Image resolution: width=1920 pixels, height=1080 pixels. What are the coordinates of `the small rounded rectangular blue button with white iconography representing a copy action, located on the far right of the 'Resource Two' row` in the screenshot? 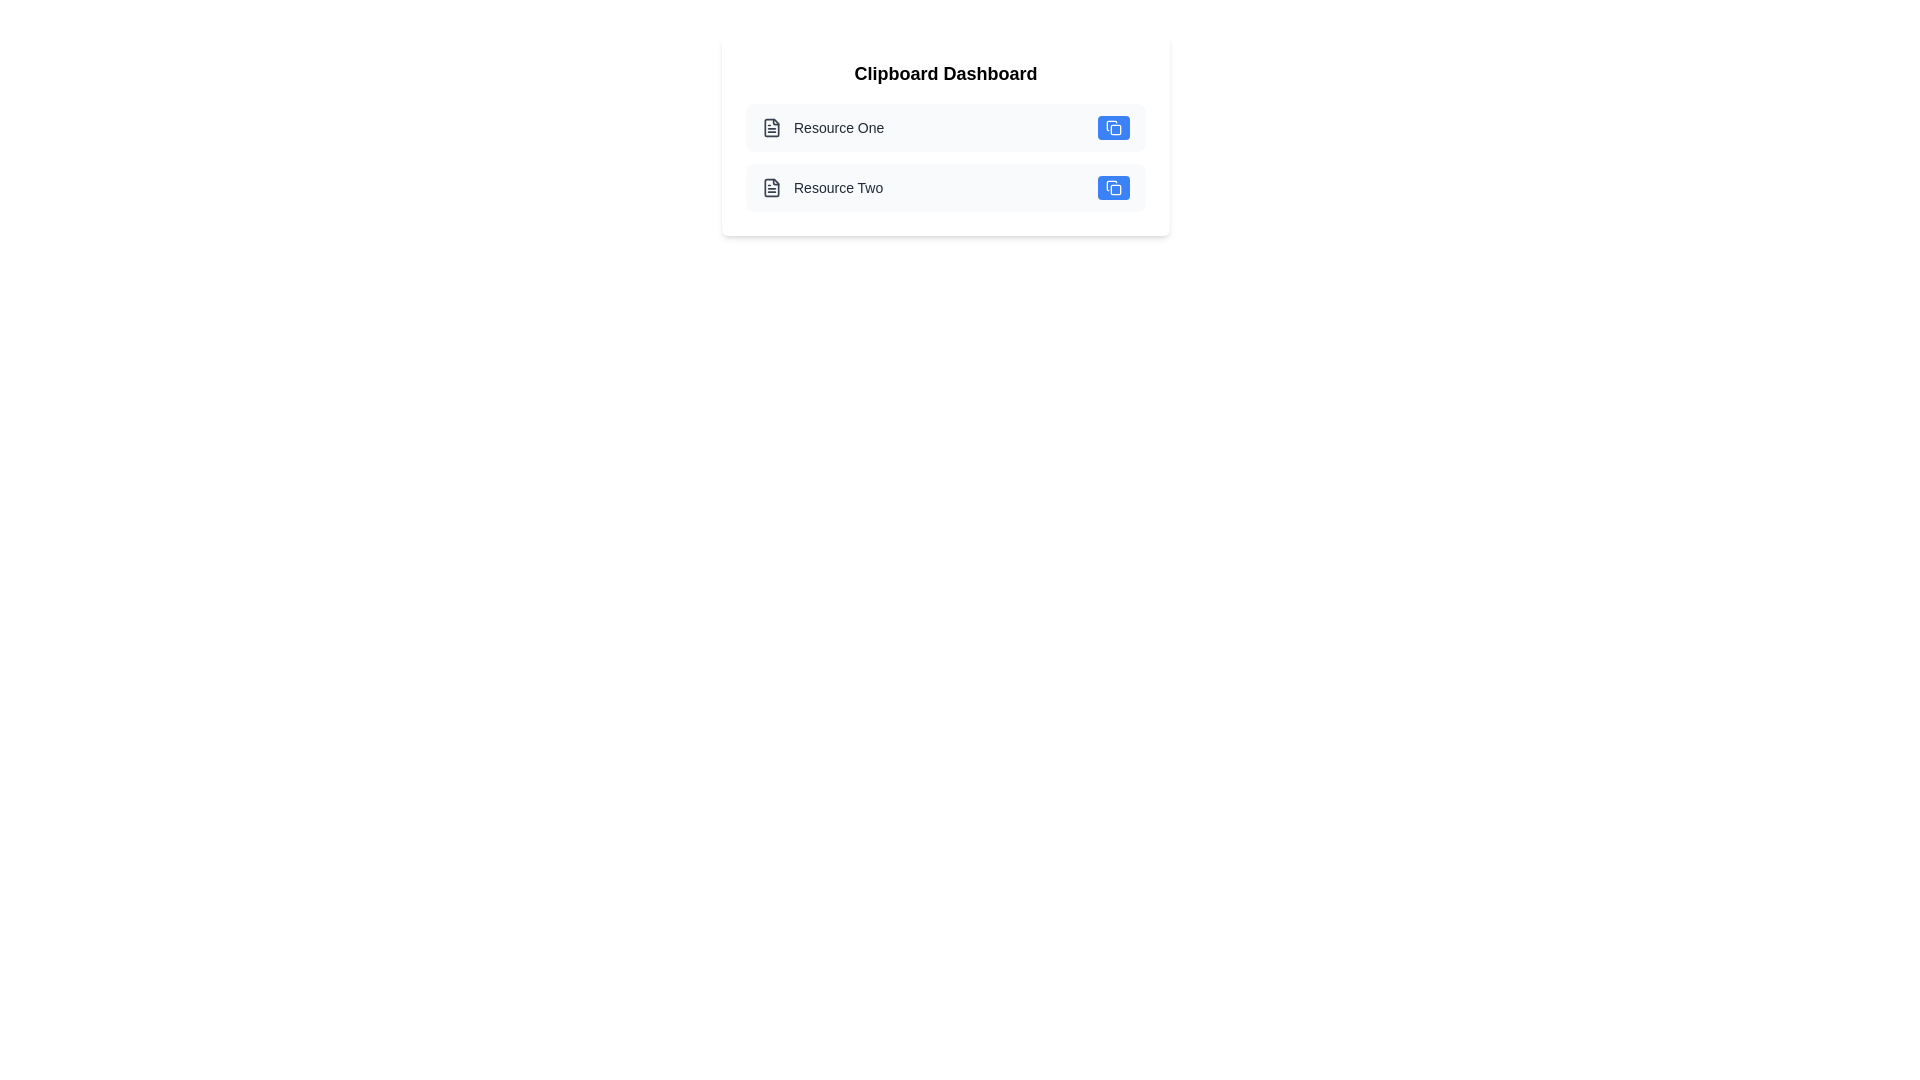 It's located at (1112, 188).